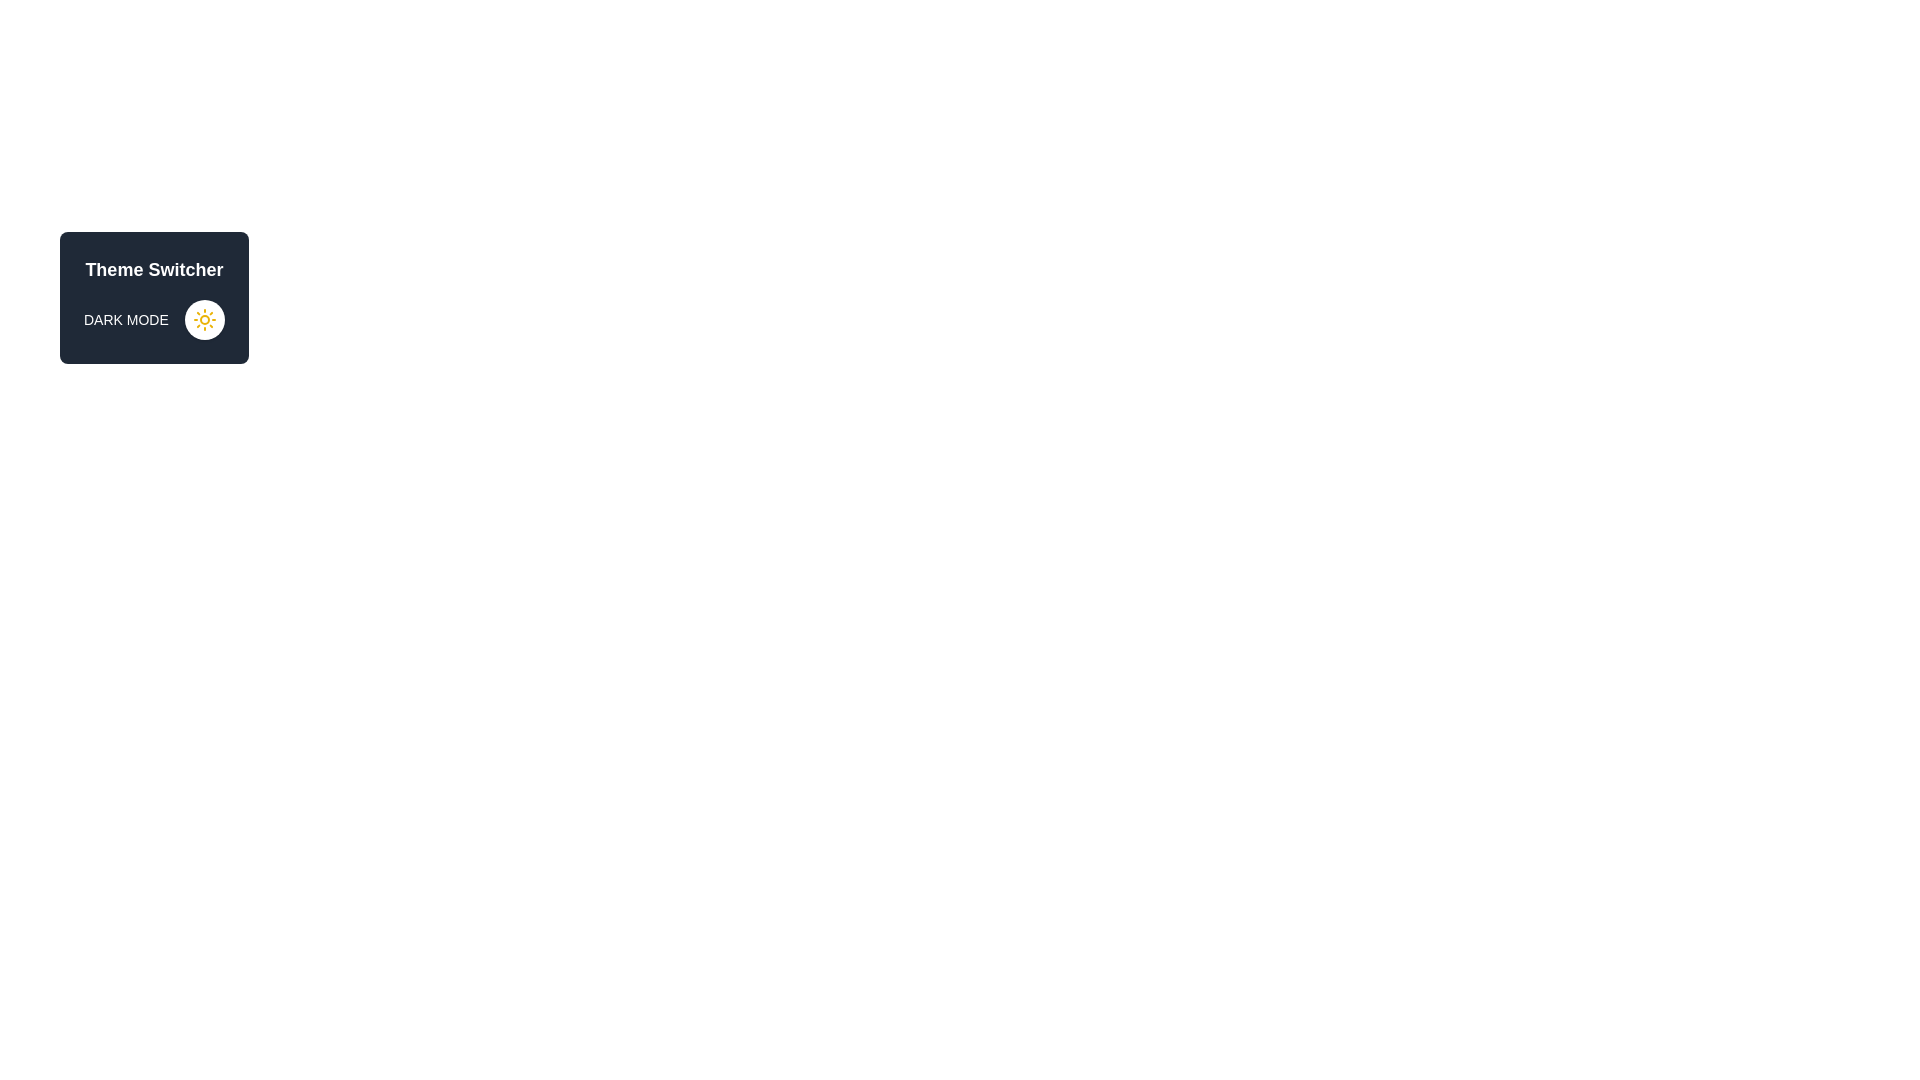 The height and width of the screenshot is (1080, 1920). Describe the element at coordinates (204, 319) in the screenshot. I see `the theme toggle button located to the right of the 'Dark Mode' text to switch between light and dark themes` at that location.